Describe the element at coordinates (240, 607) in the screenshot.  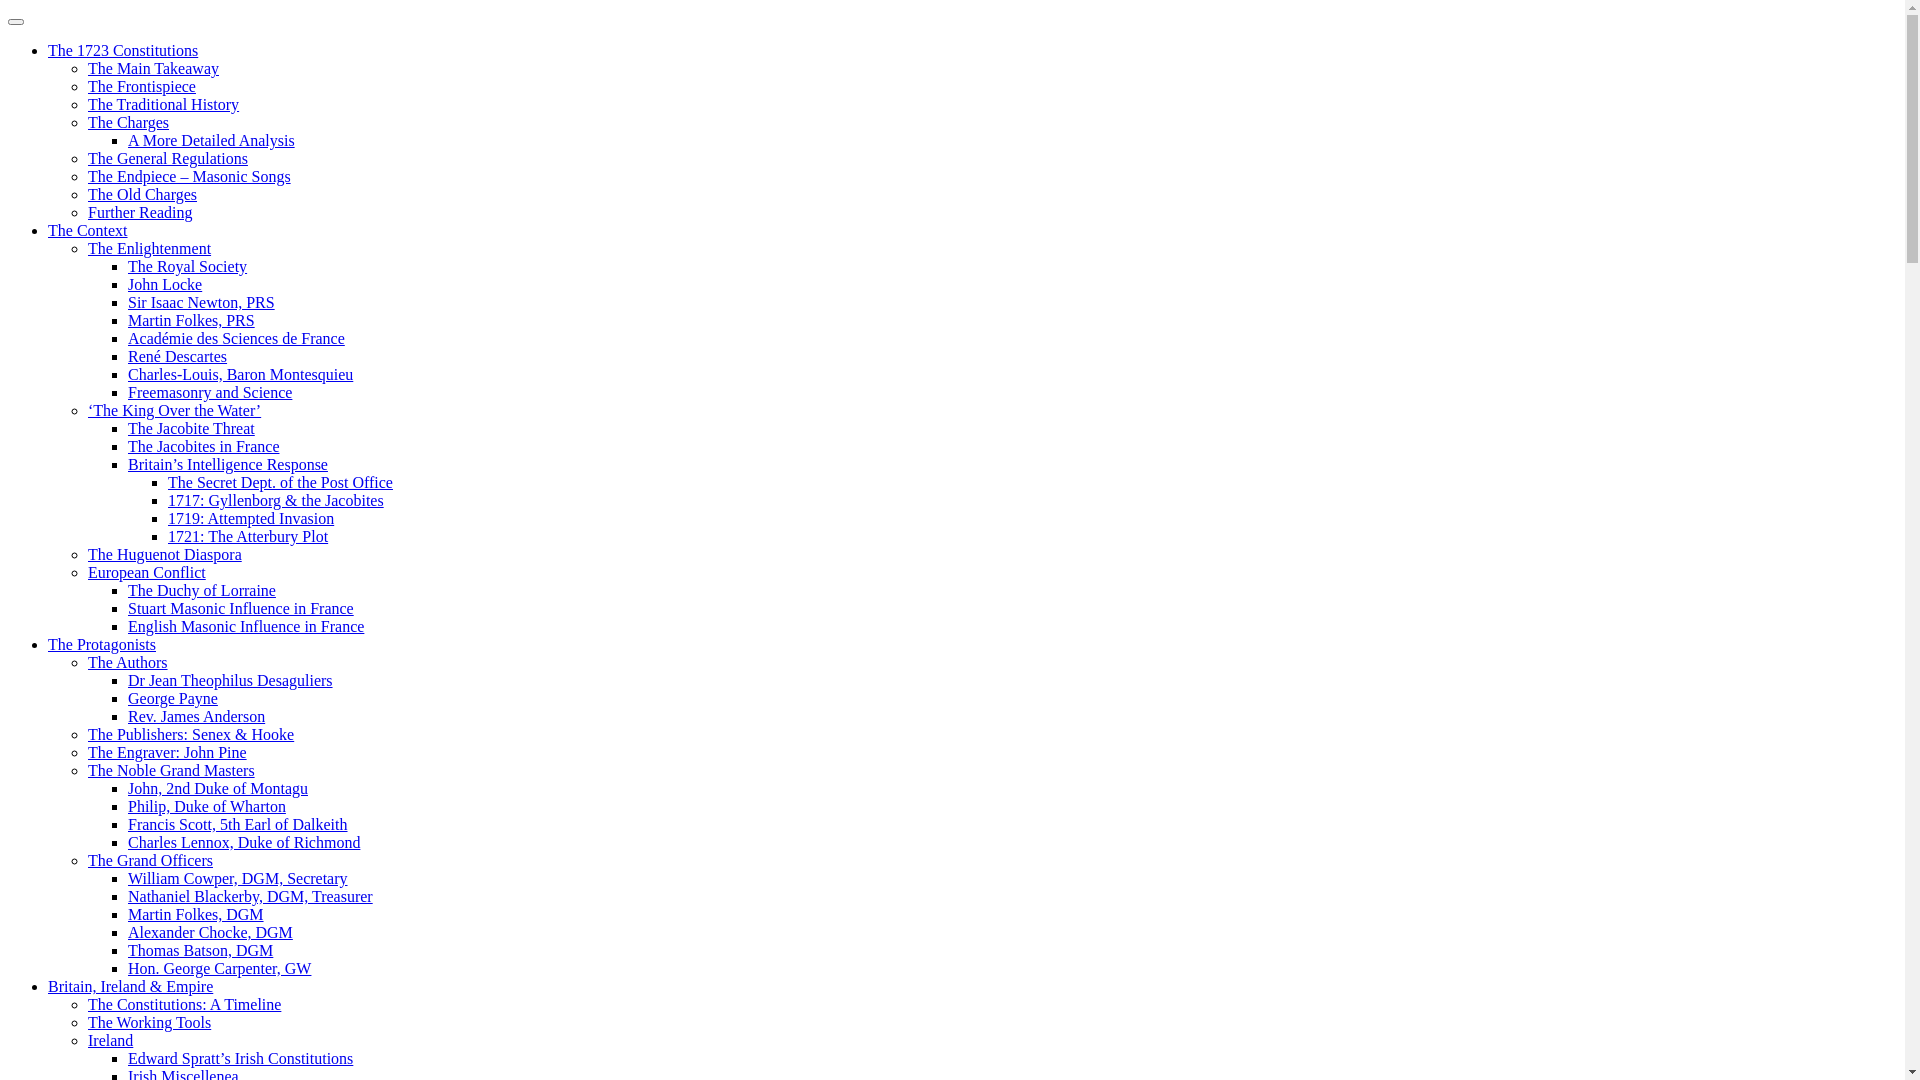
I see `'Stuart Masonic Influence in France'` at that location.